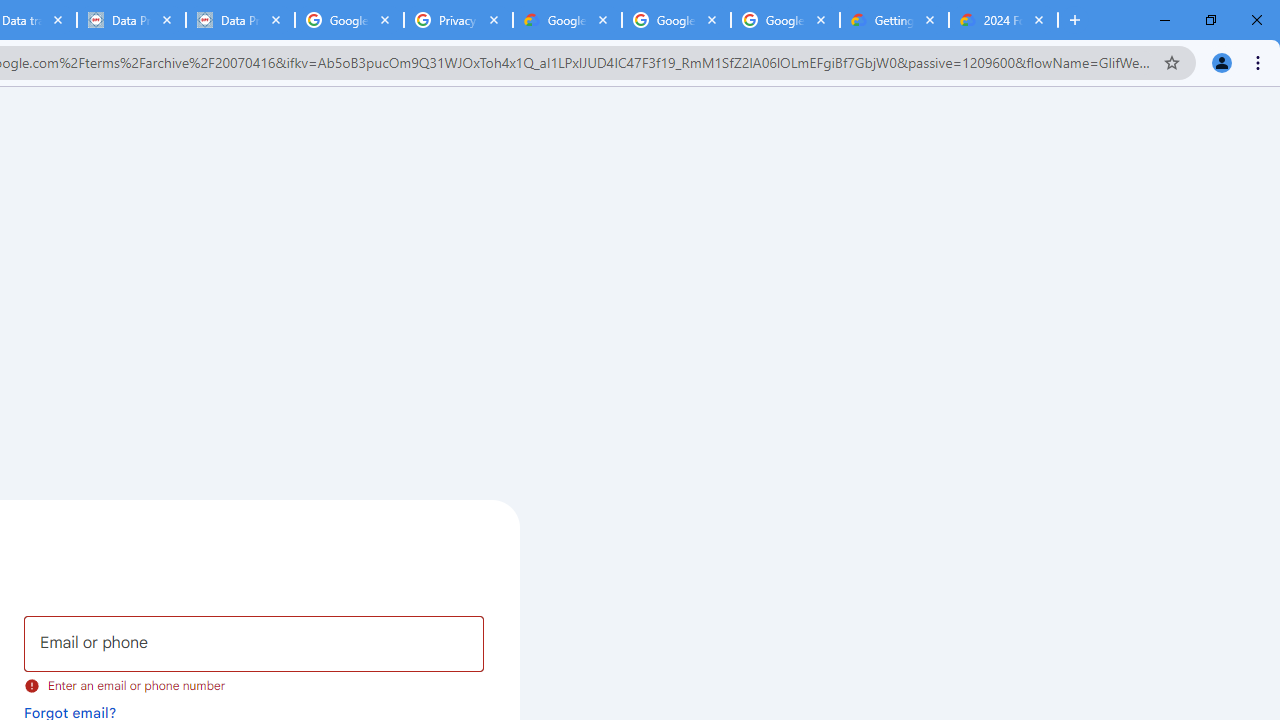 The height and width of the screenshot is (720, 1280). I want to click on 'Google Cloud Terms Directory | Google Cloud', so click(566, 20).